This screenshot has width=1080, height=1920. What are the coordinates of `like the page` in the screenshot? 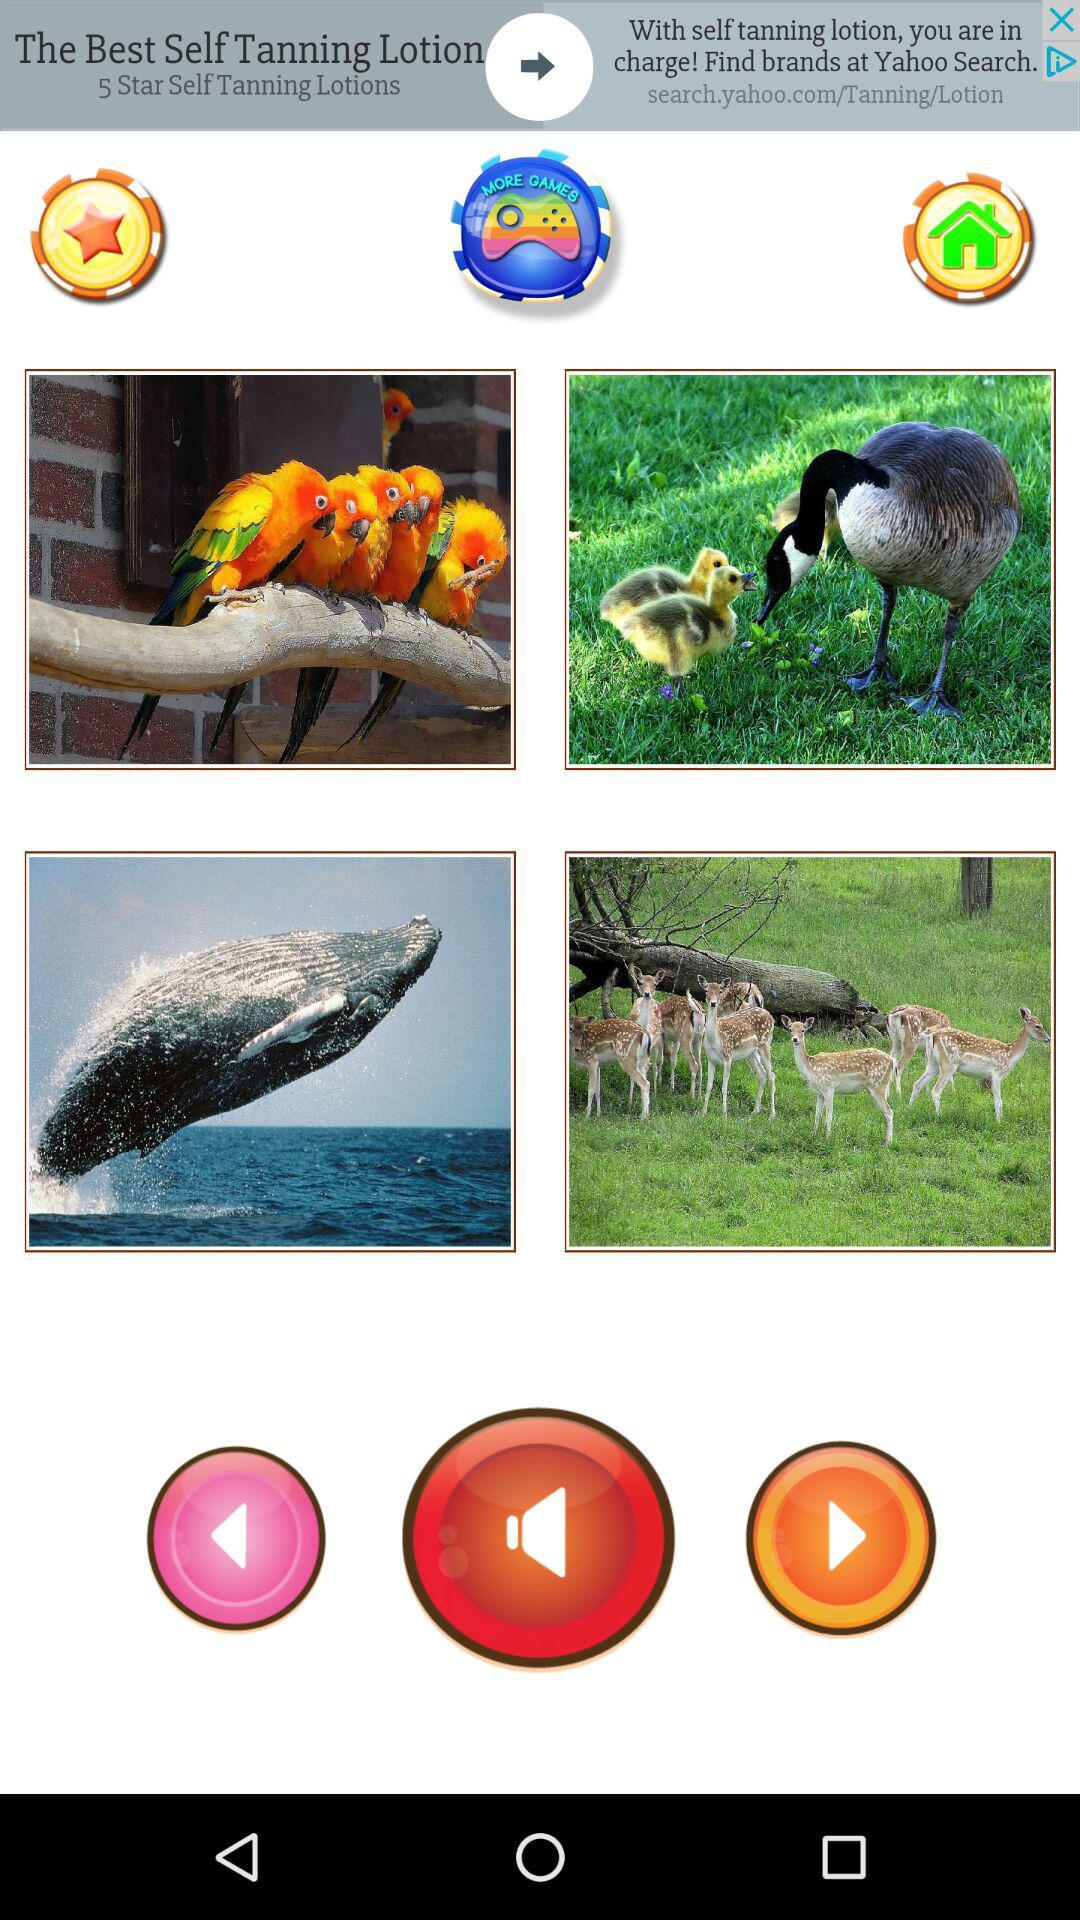 It's located at (98, 236).